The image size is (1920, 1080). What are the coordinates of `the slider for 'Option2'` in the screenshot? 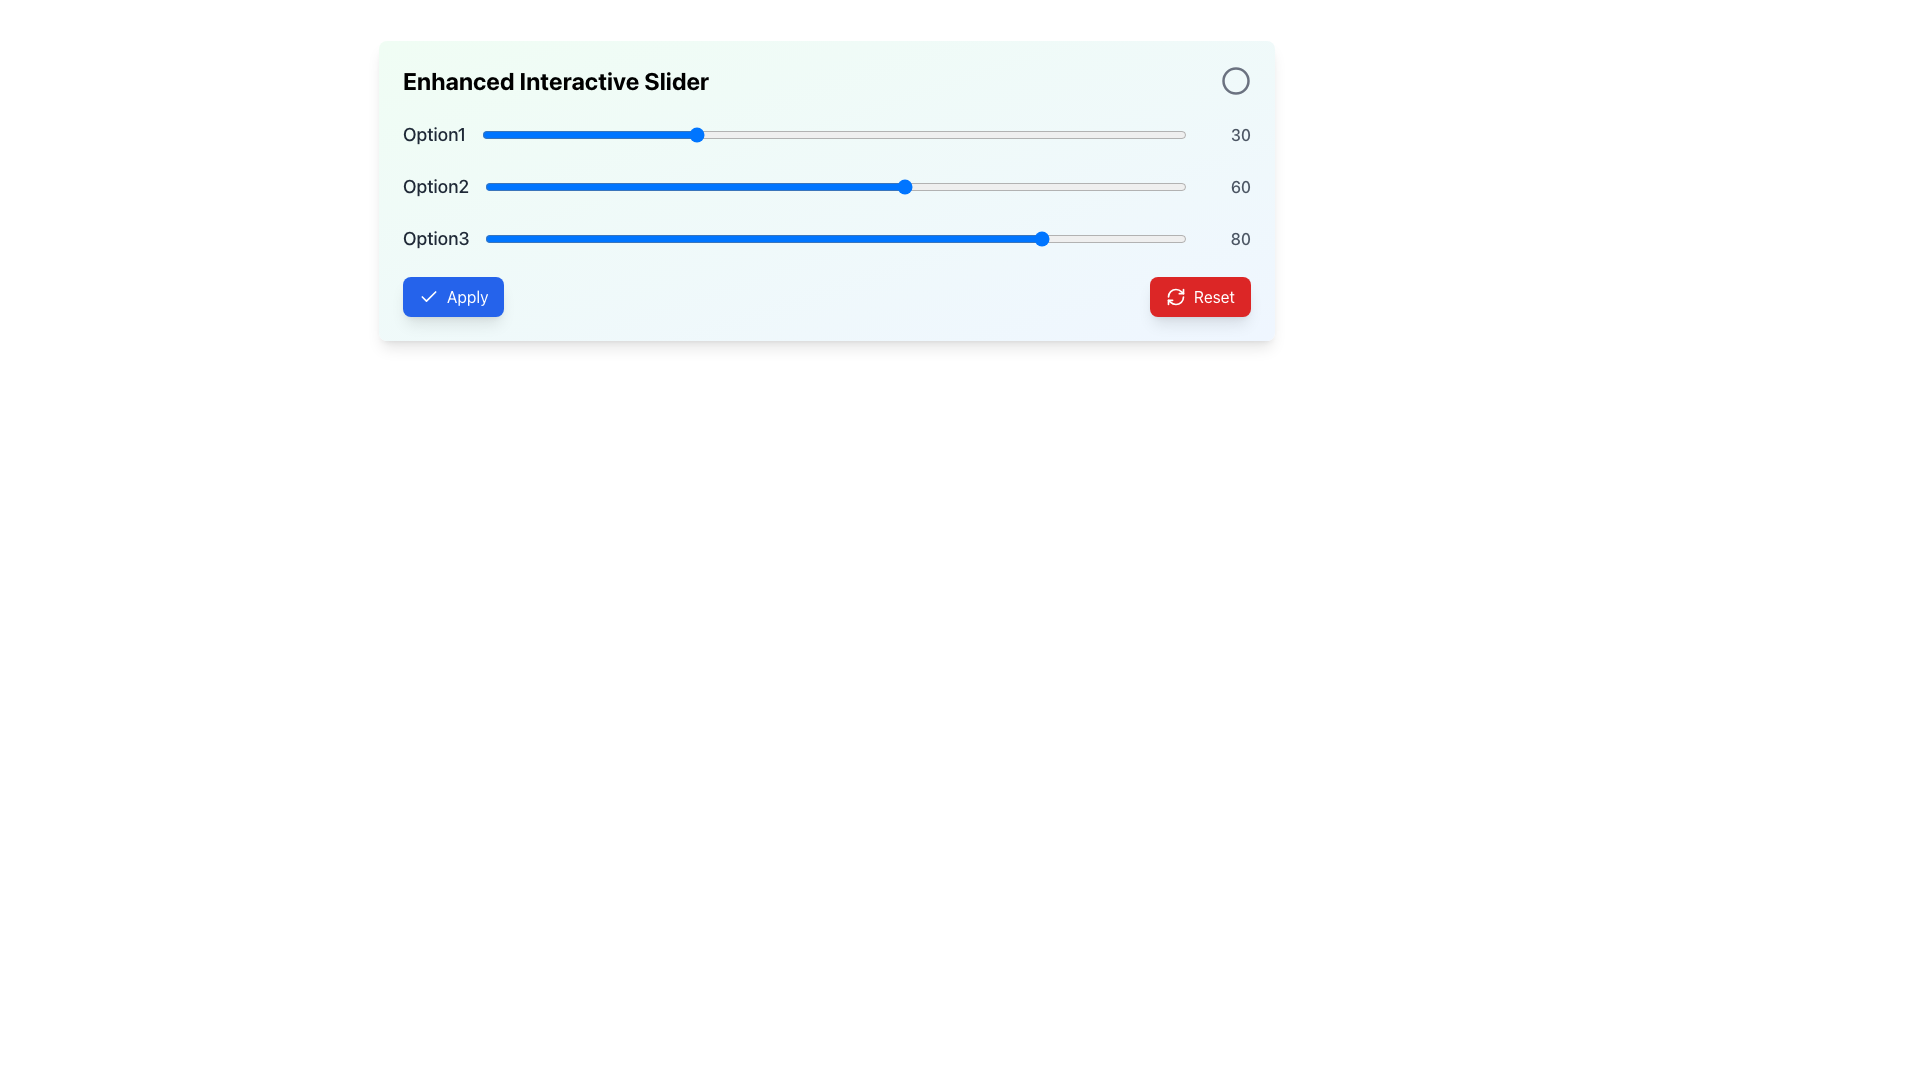 It's located at (499, 186).